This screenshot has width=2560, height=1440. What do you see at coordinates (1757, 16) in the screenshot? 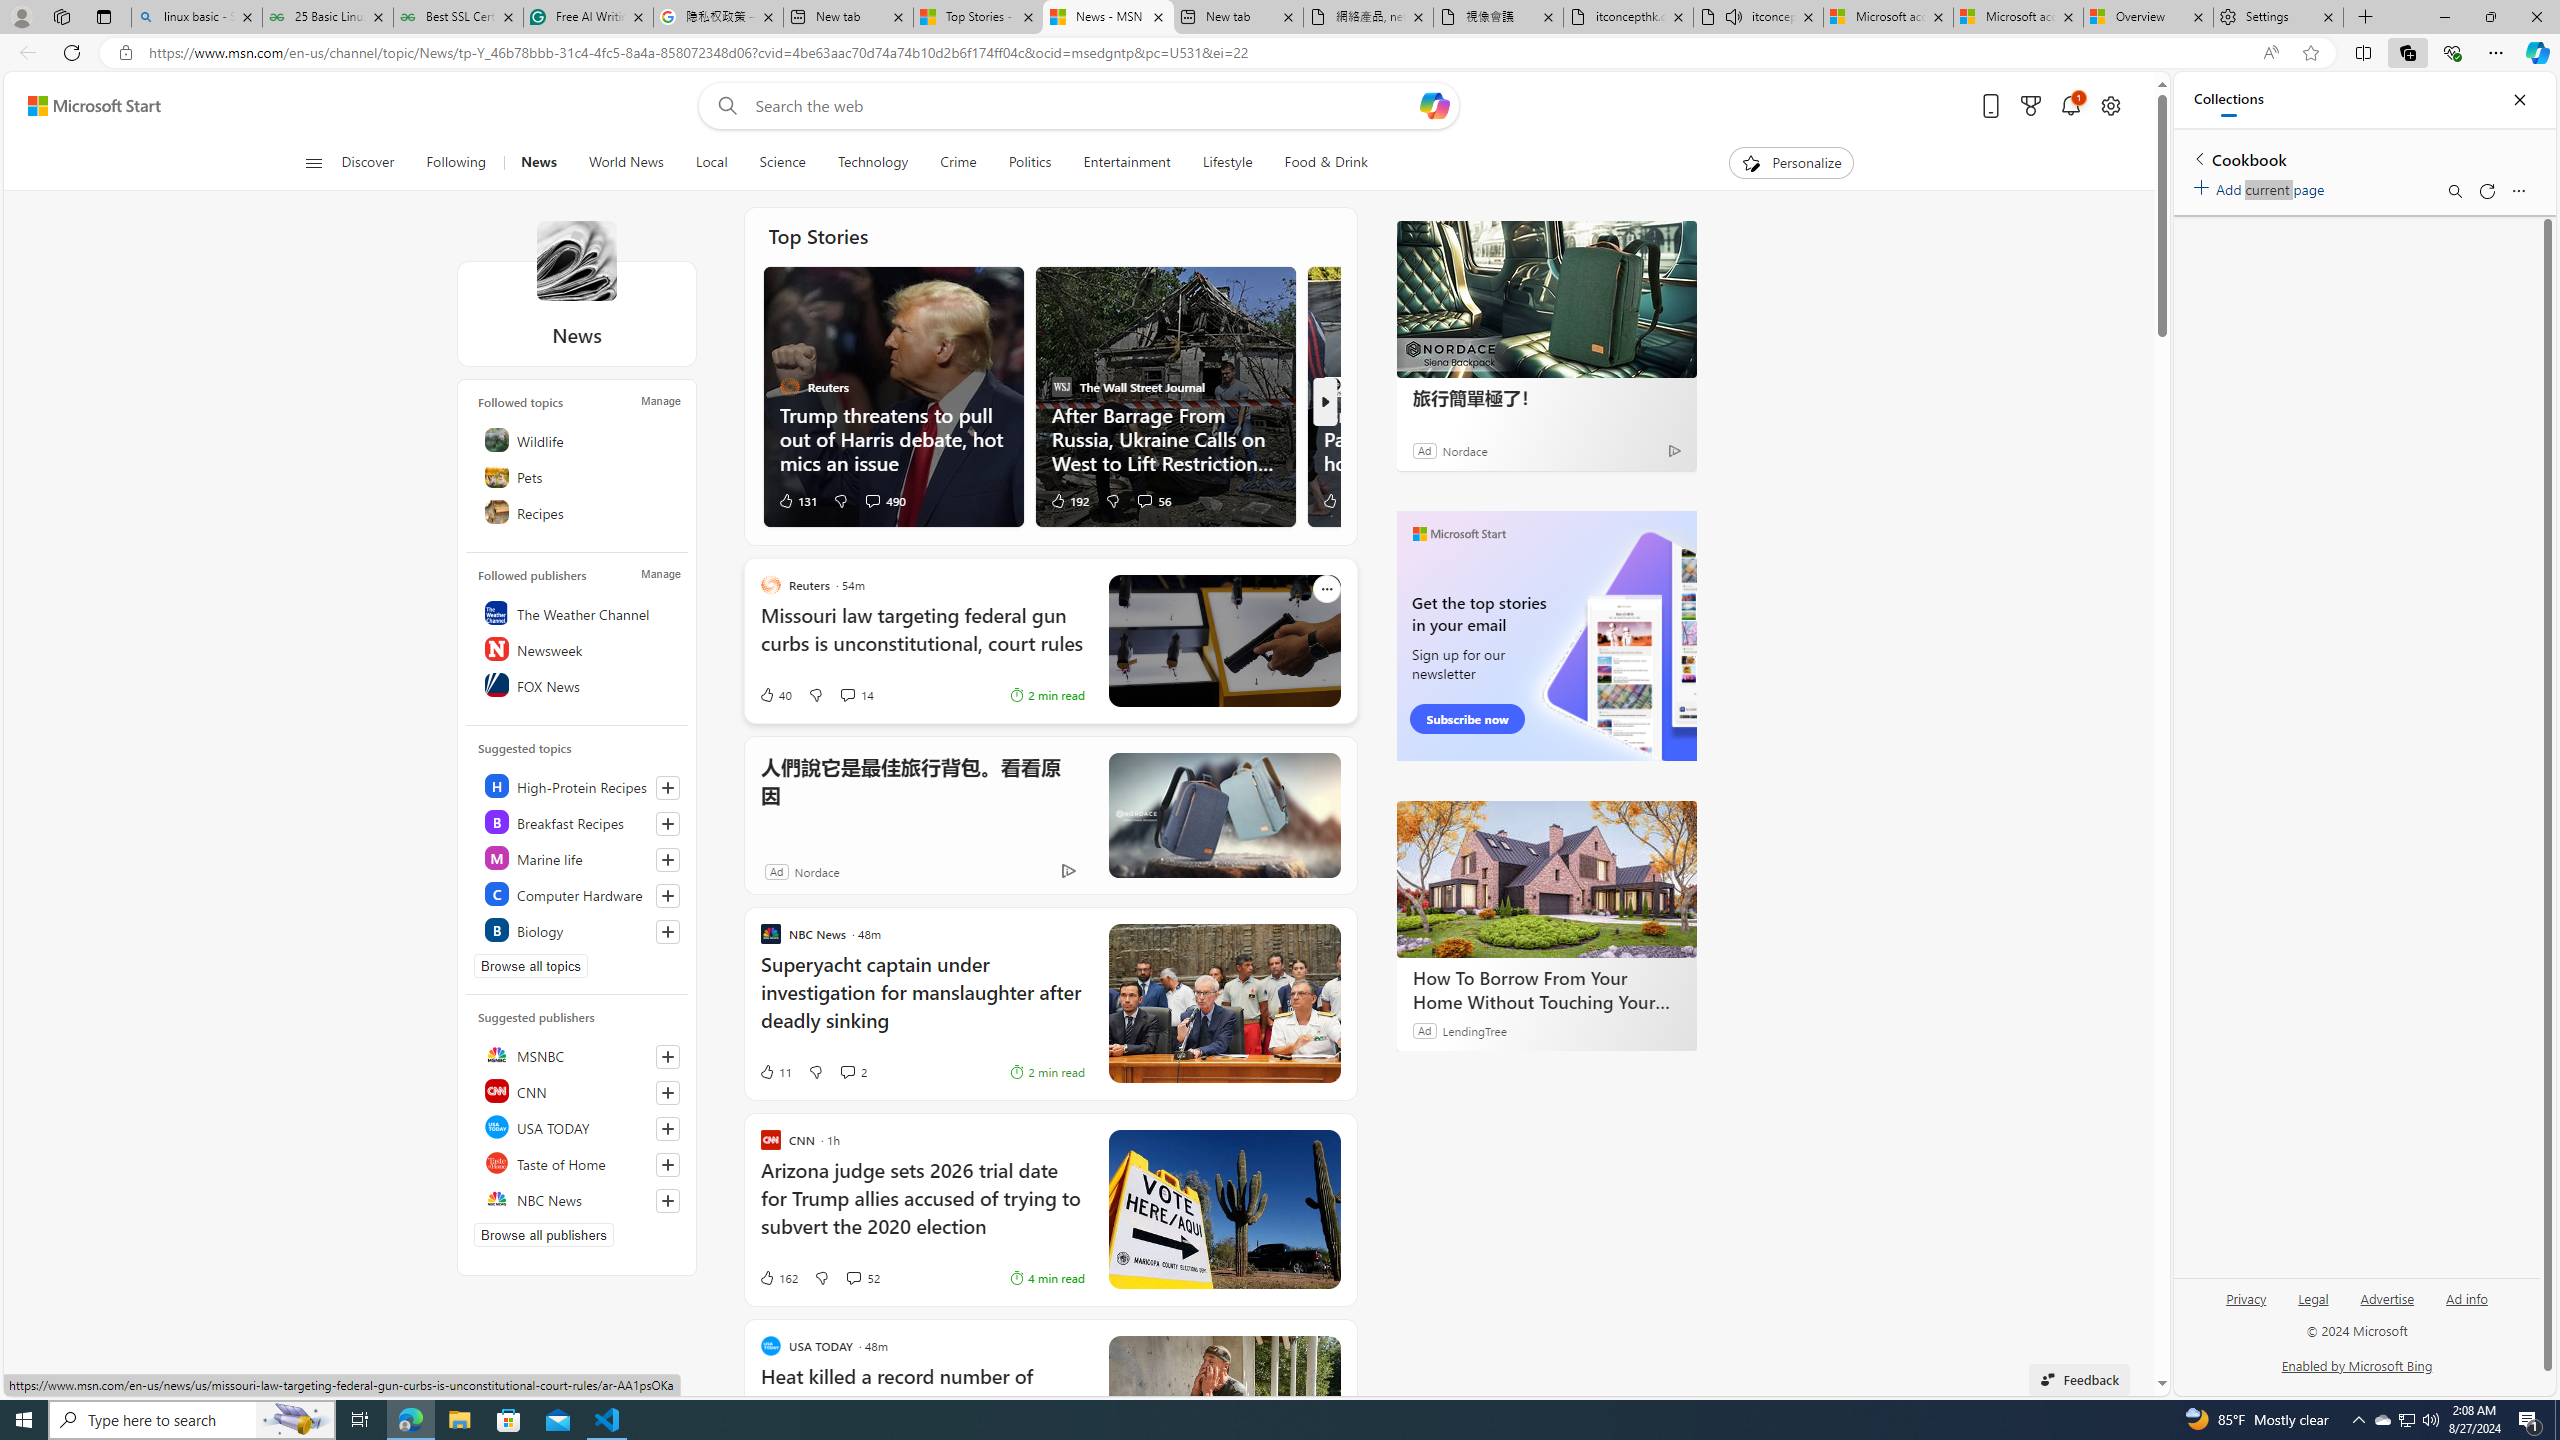
I see `'itconcepthk.com/projector_solutions.mp4 - Audio playing'` at bounding box center [1757, 16].